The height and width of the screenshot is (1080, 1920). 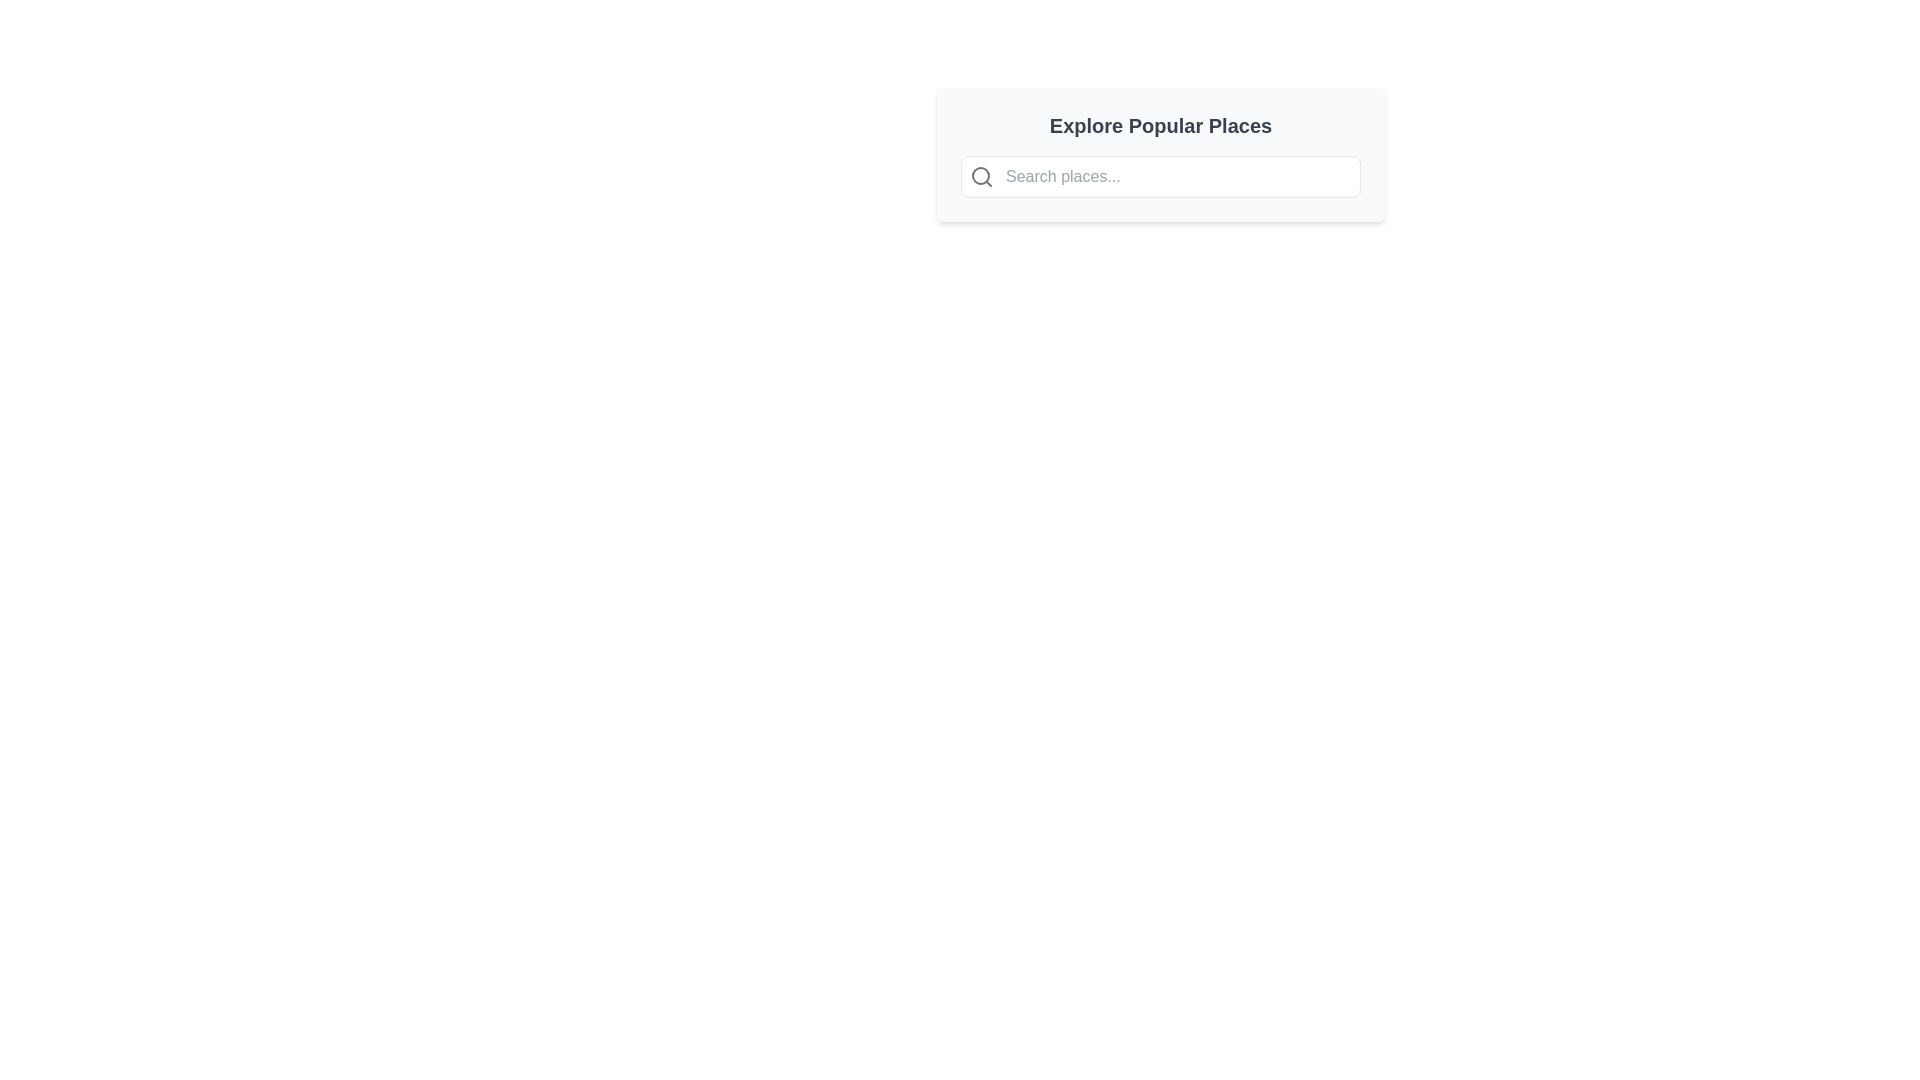 What do you see at coordinates (982, 176) in the screenshot?
I see `the search icon located inside the search bar, which is positioned on the far left side adjacent to the text input area with the placeholder 'Search places...'` at bounding box center [982, 176].